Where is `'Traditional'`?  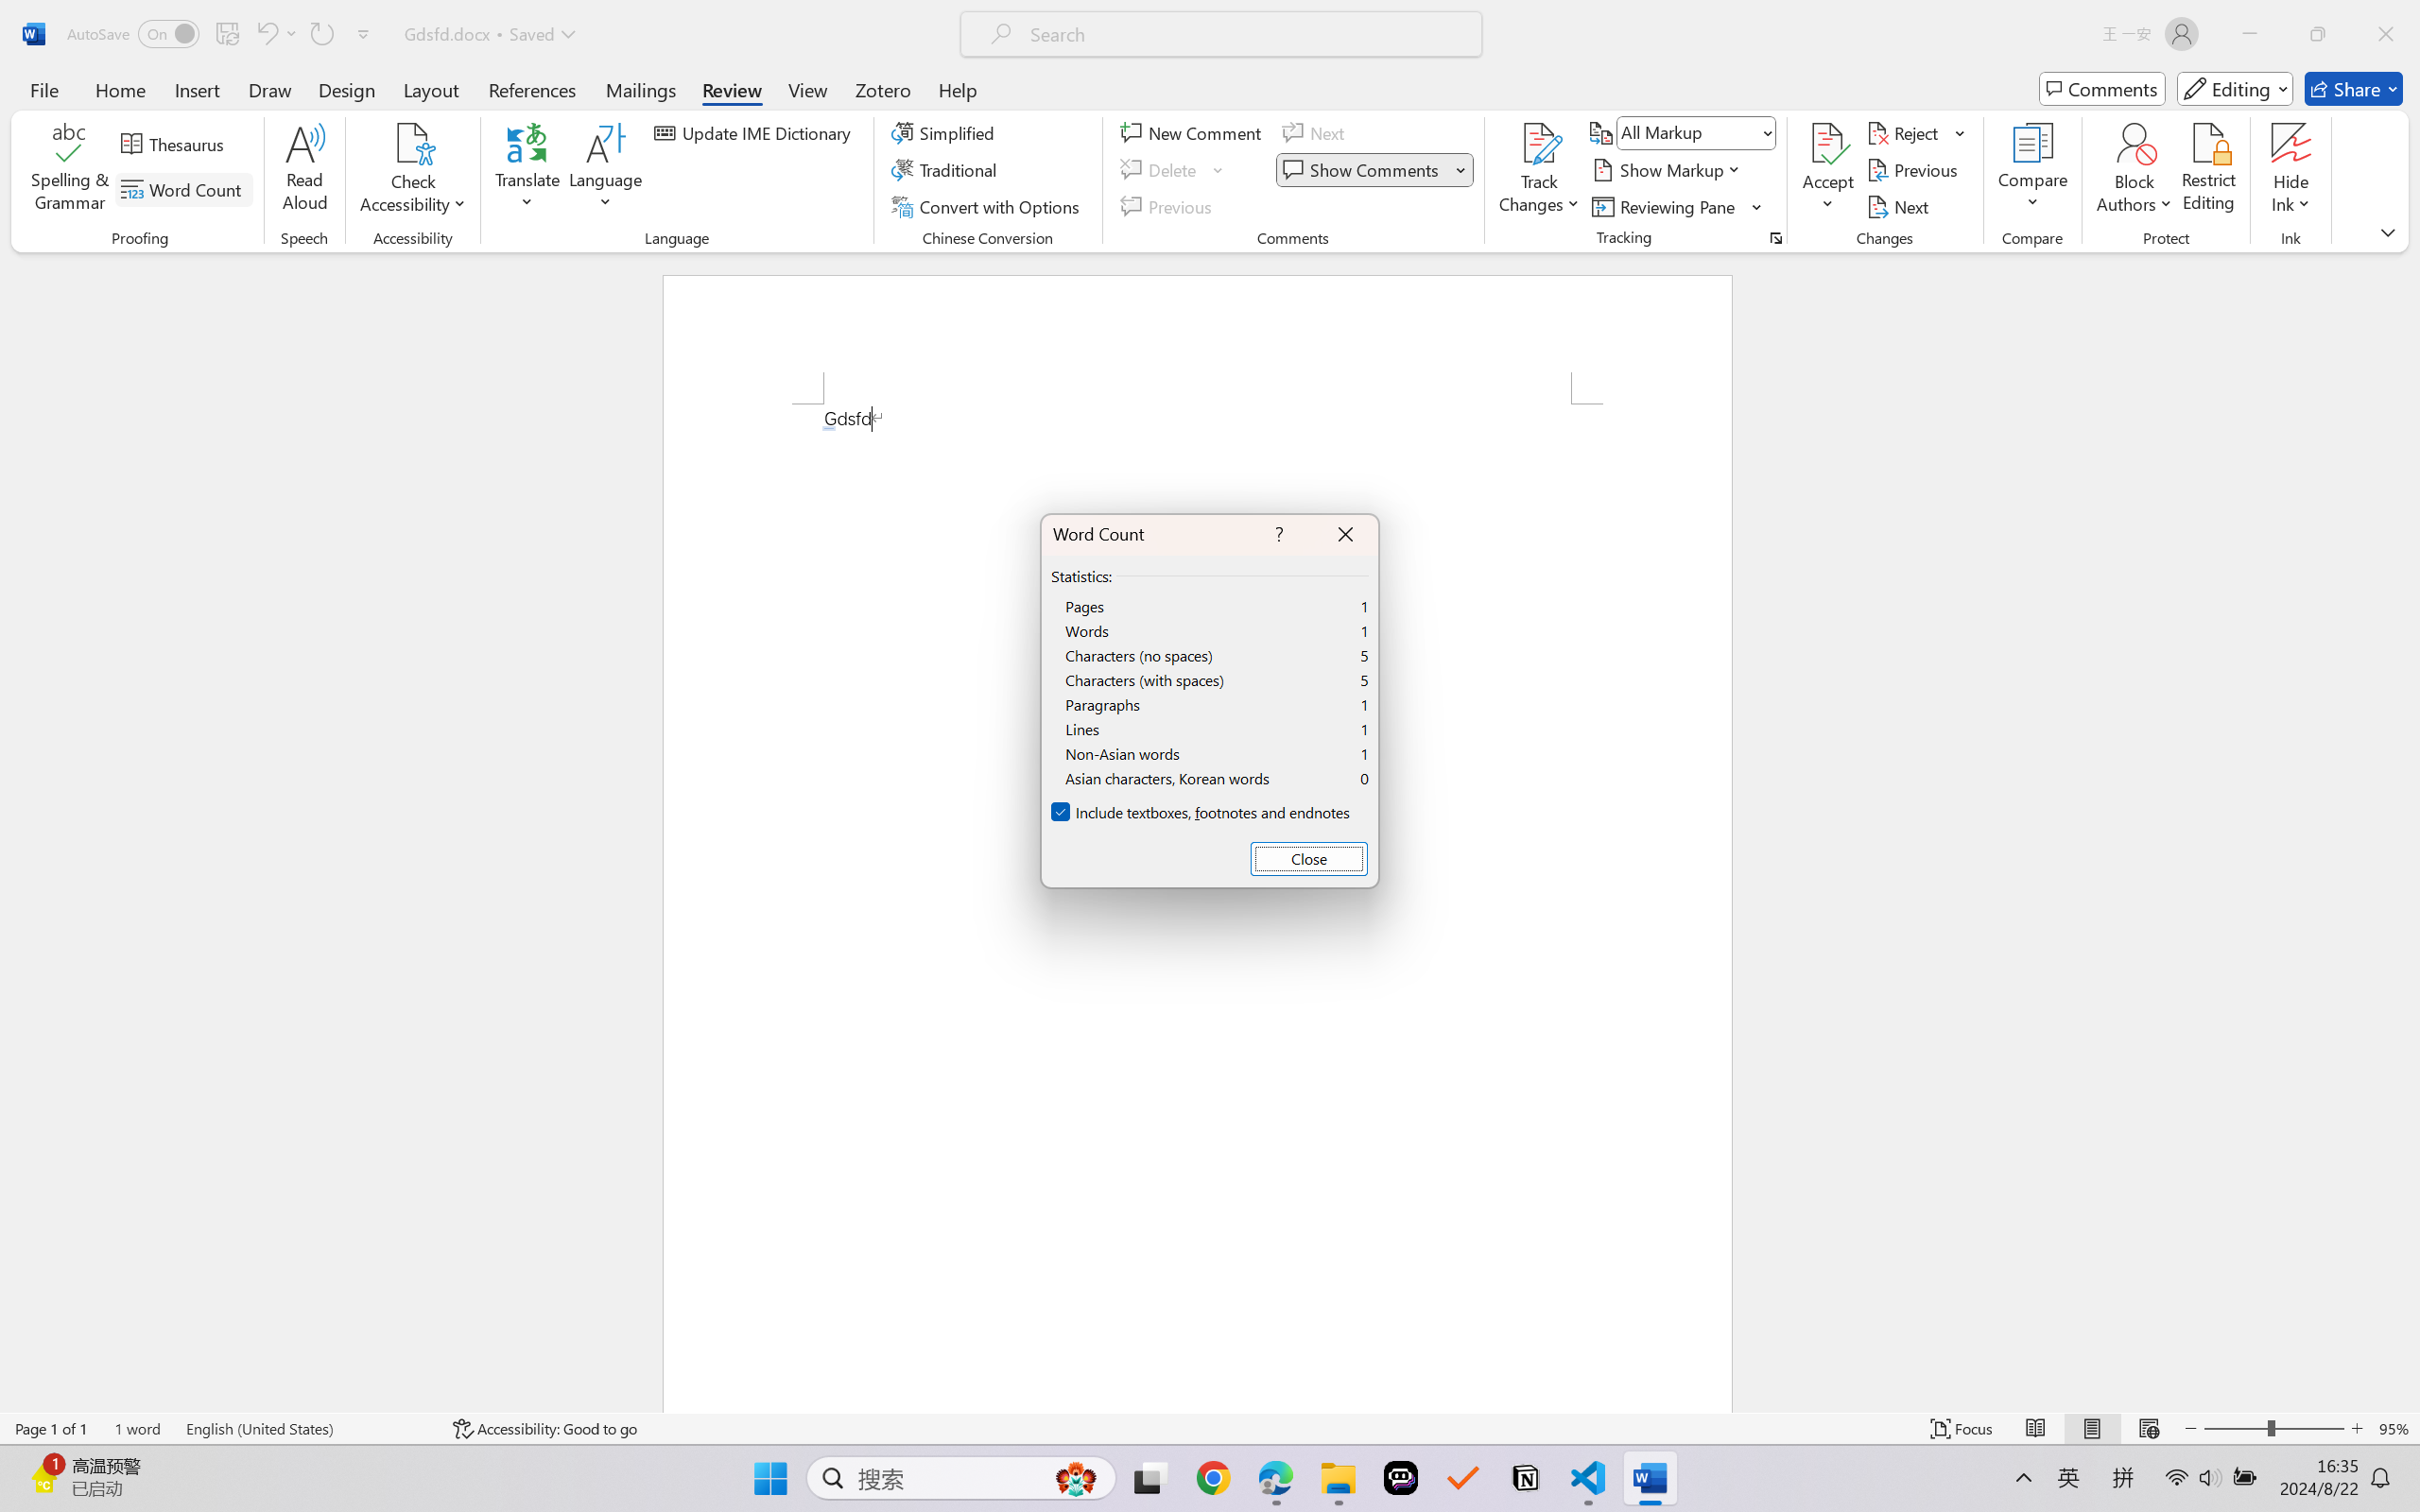
'Traditional' is located at coordinates (946, 170).